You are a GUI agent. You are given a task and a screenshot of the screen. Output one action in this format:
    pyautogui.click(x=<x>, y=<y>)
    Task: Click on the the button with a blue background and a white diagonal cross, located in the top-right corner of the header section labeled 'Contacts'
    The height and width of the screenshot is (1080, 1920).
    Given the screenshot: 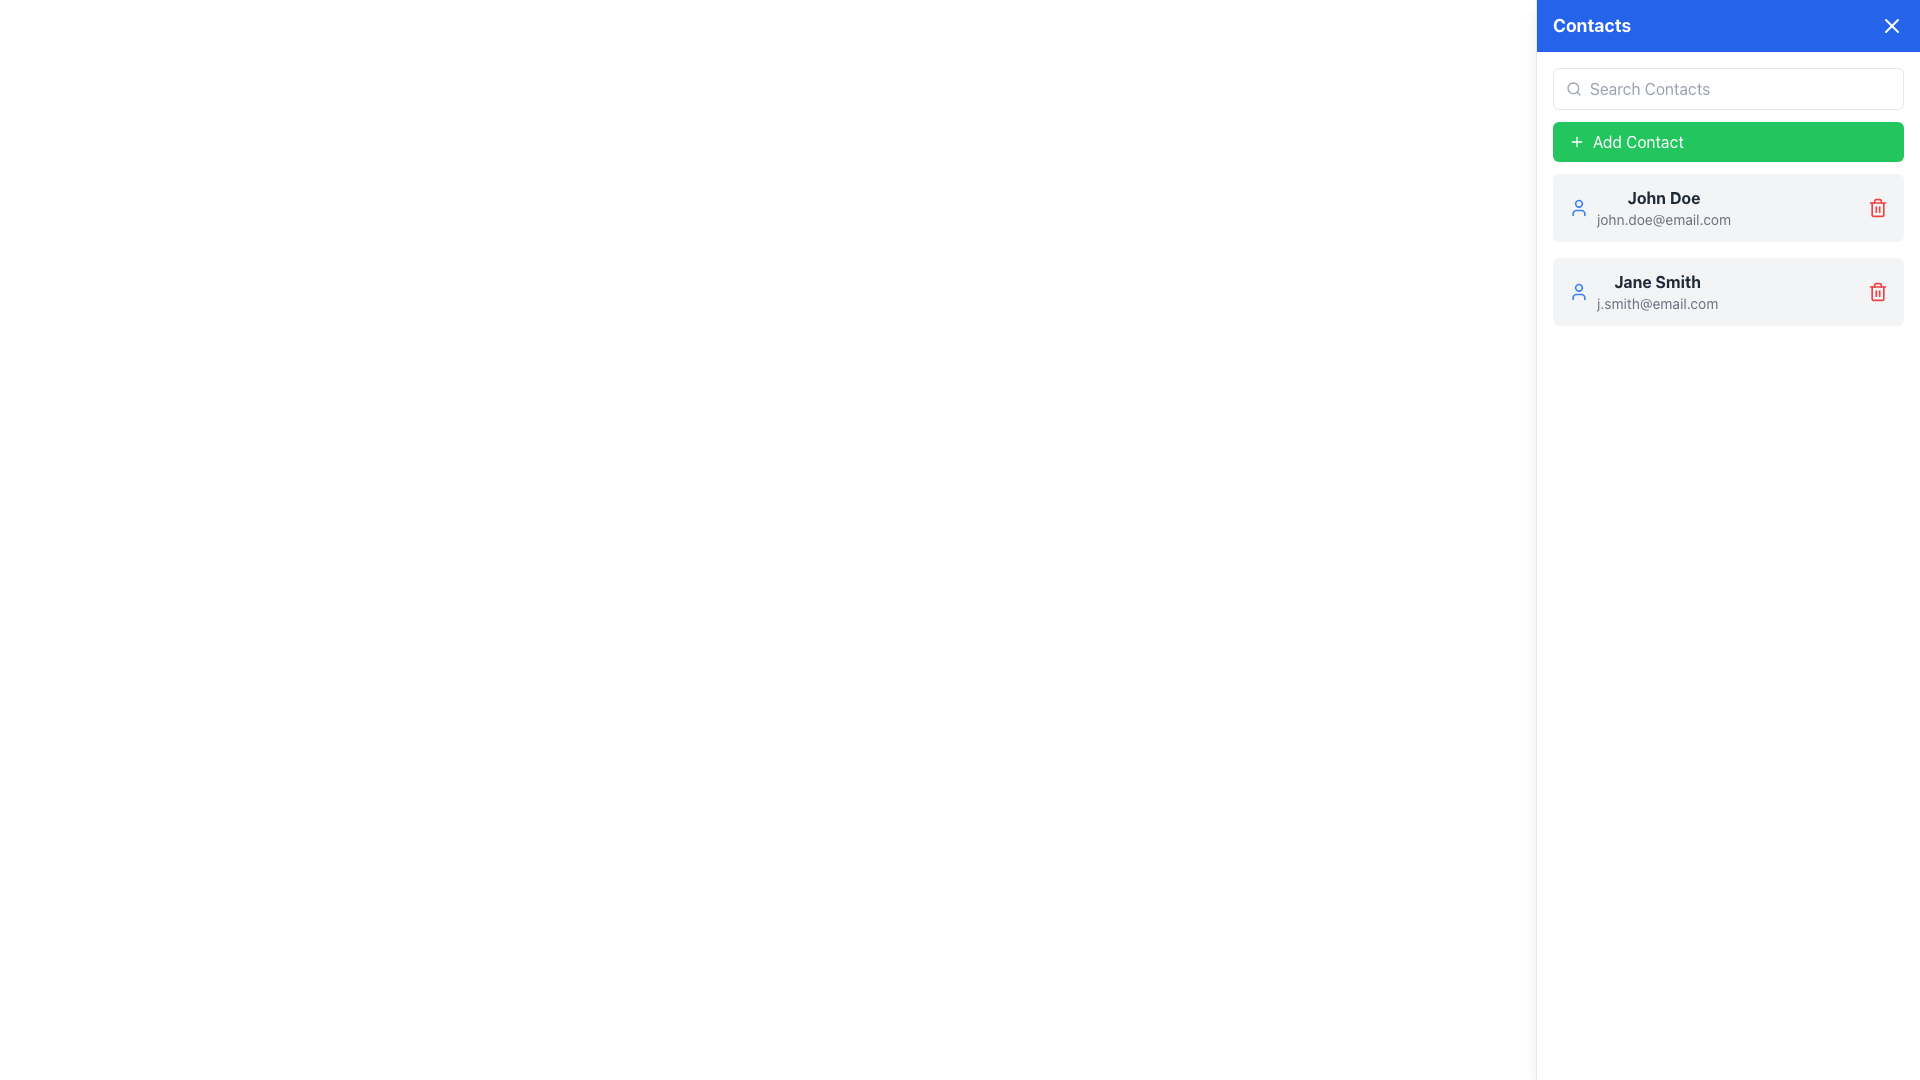 What is the action you would take?
    pyautogui.click(x=1890, y=26)
    